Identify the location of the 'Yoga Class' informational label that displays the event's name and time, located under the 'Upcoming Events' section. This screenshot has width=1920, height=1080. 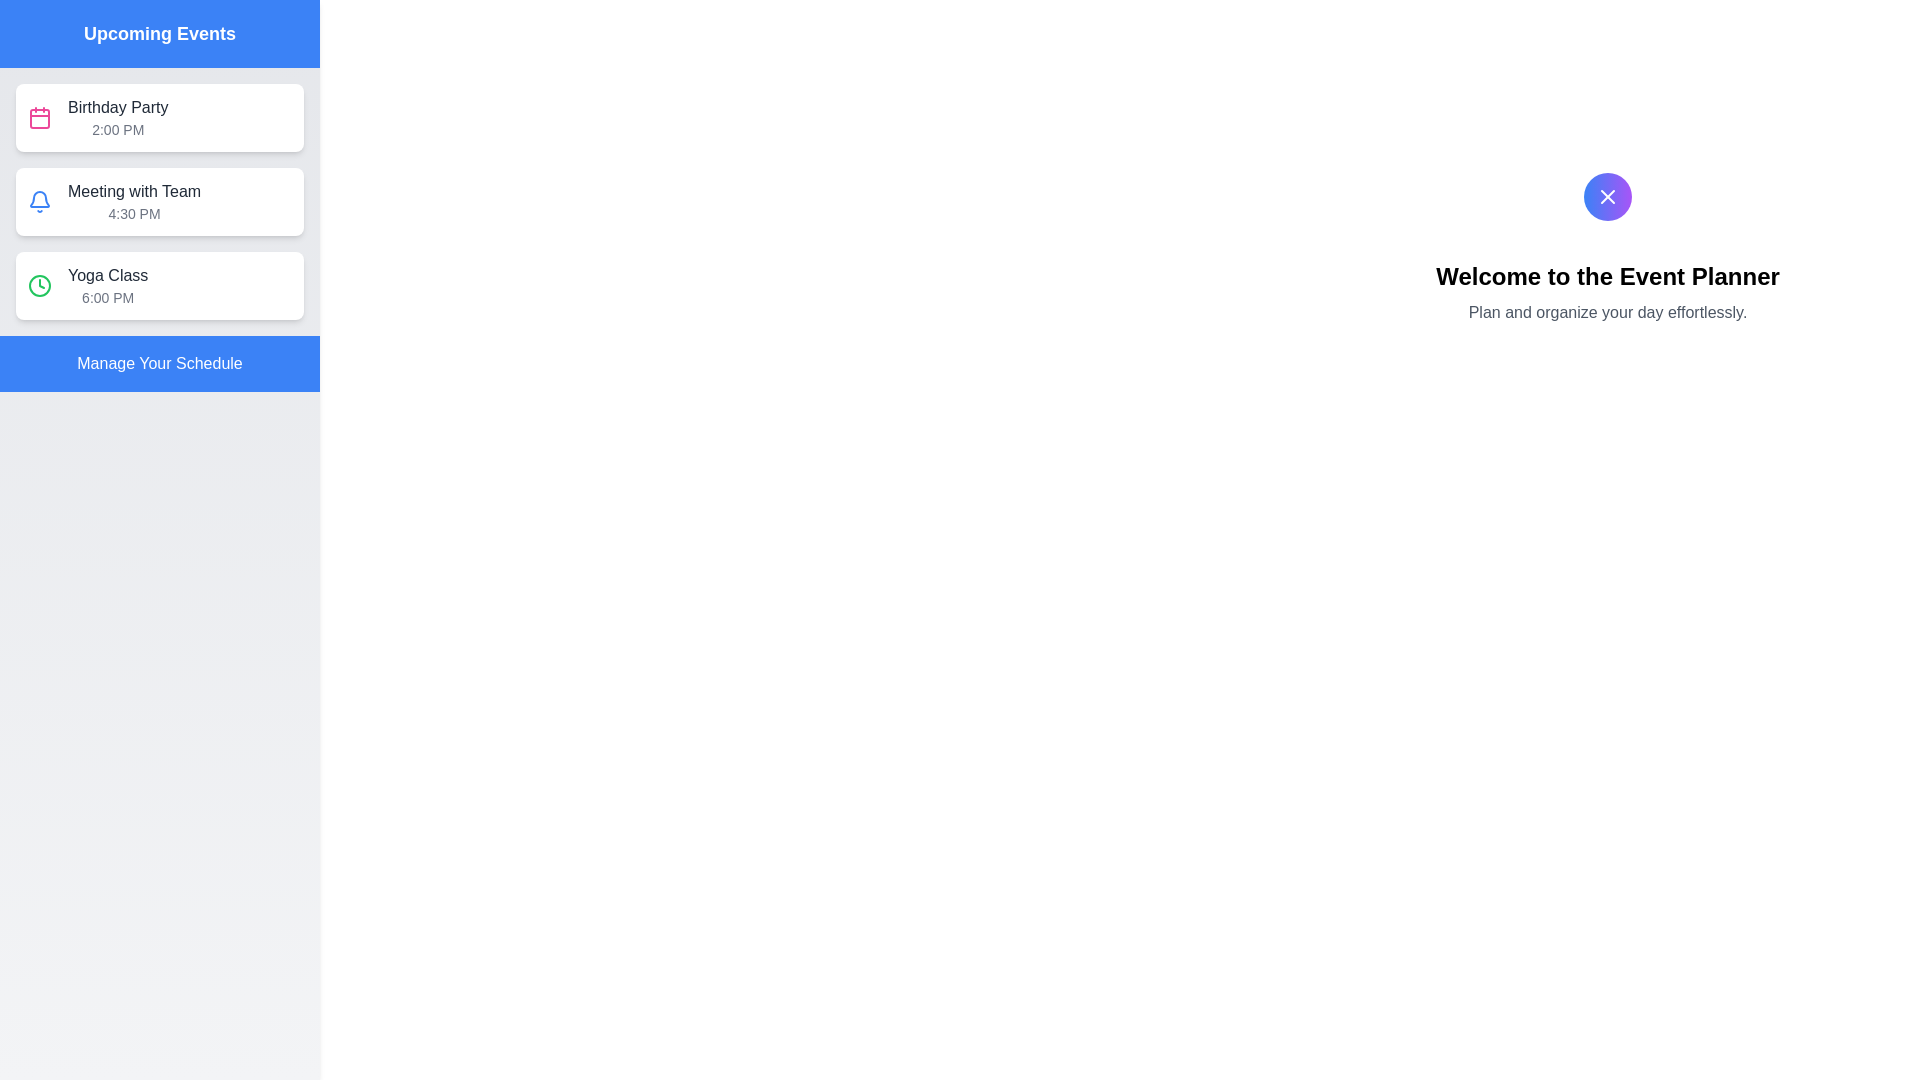
(107, 285).